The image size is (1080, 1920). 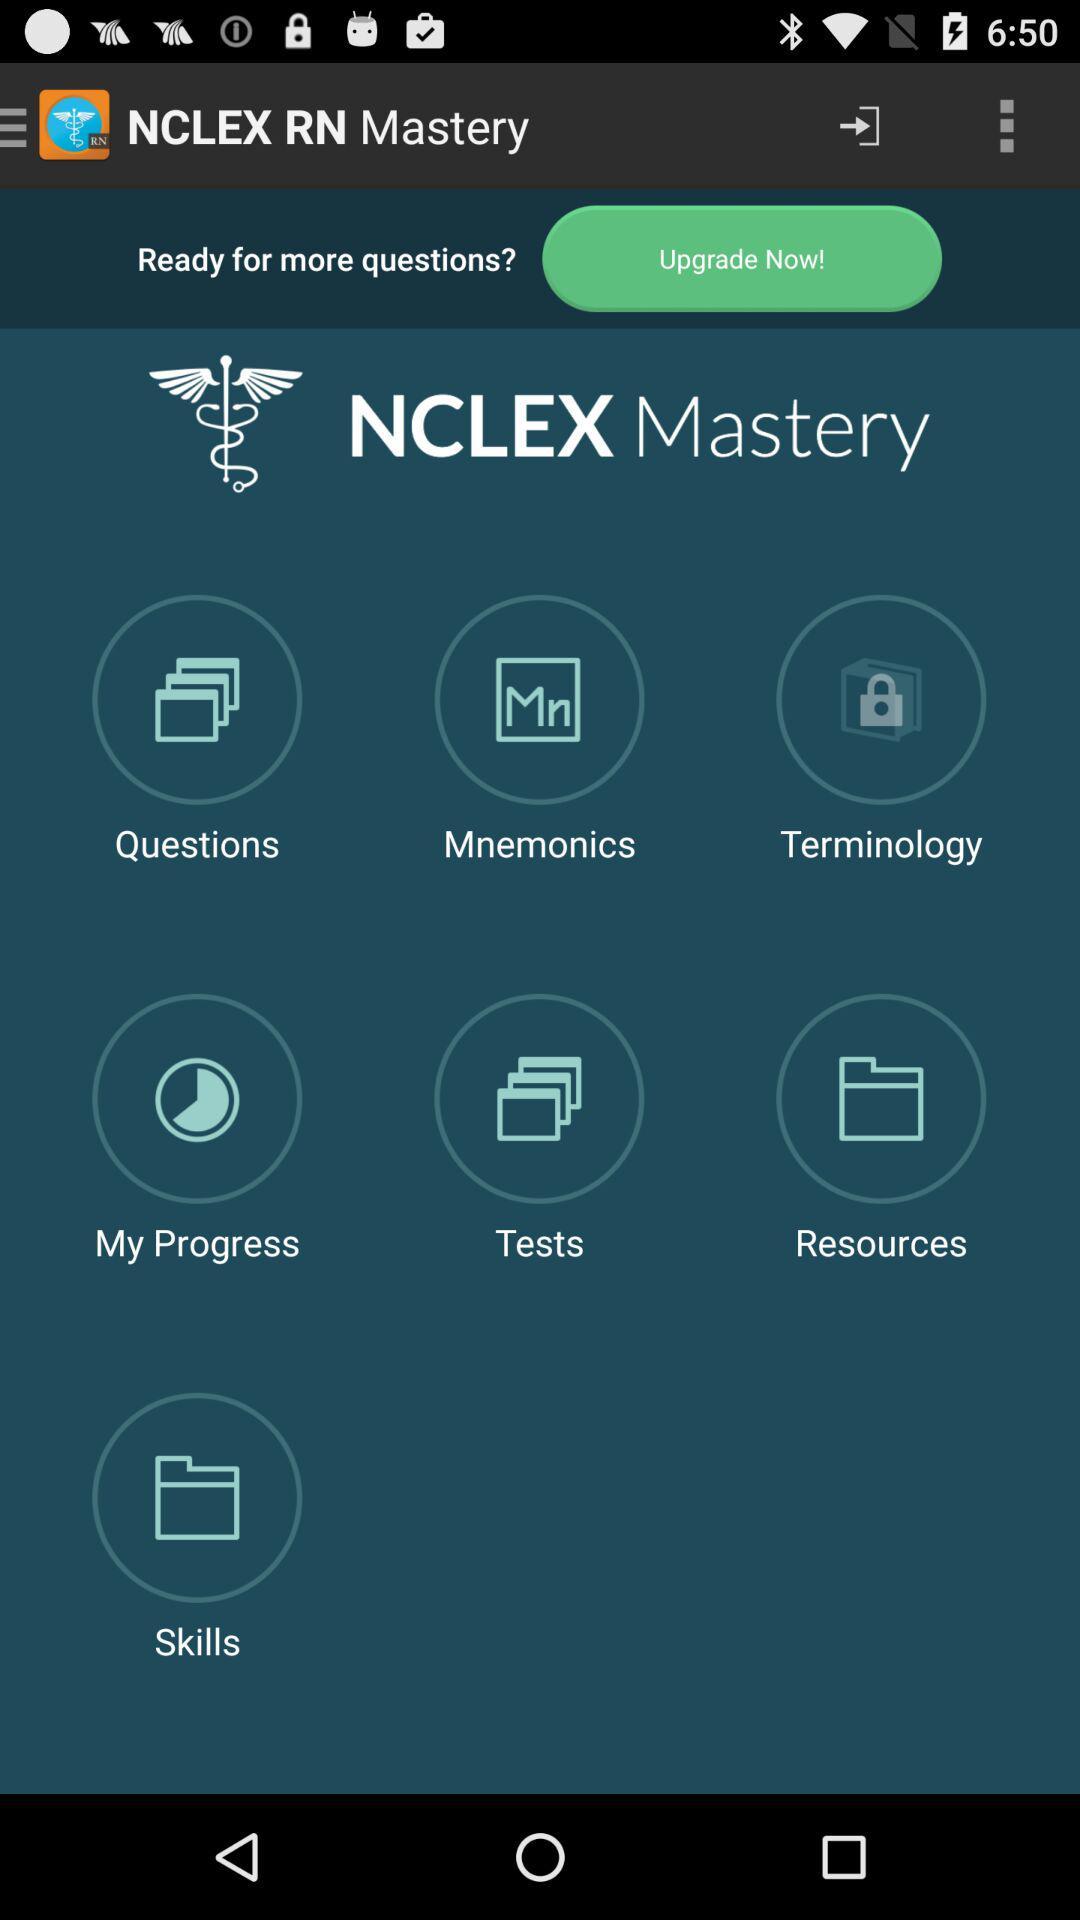 What do you see at coordinates (742, 257) in the screenshot?
I see `the icon next to the ready for more icon` at bounding box center [742, 257].